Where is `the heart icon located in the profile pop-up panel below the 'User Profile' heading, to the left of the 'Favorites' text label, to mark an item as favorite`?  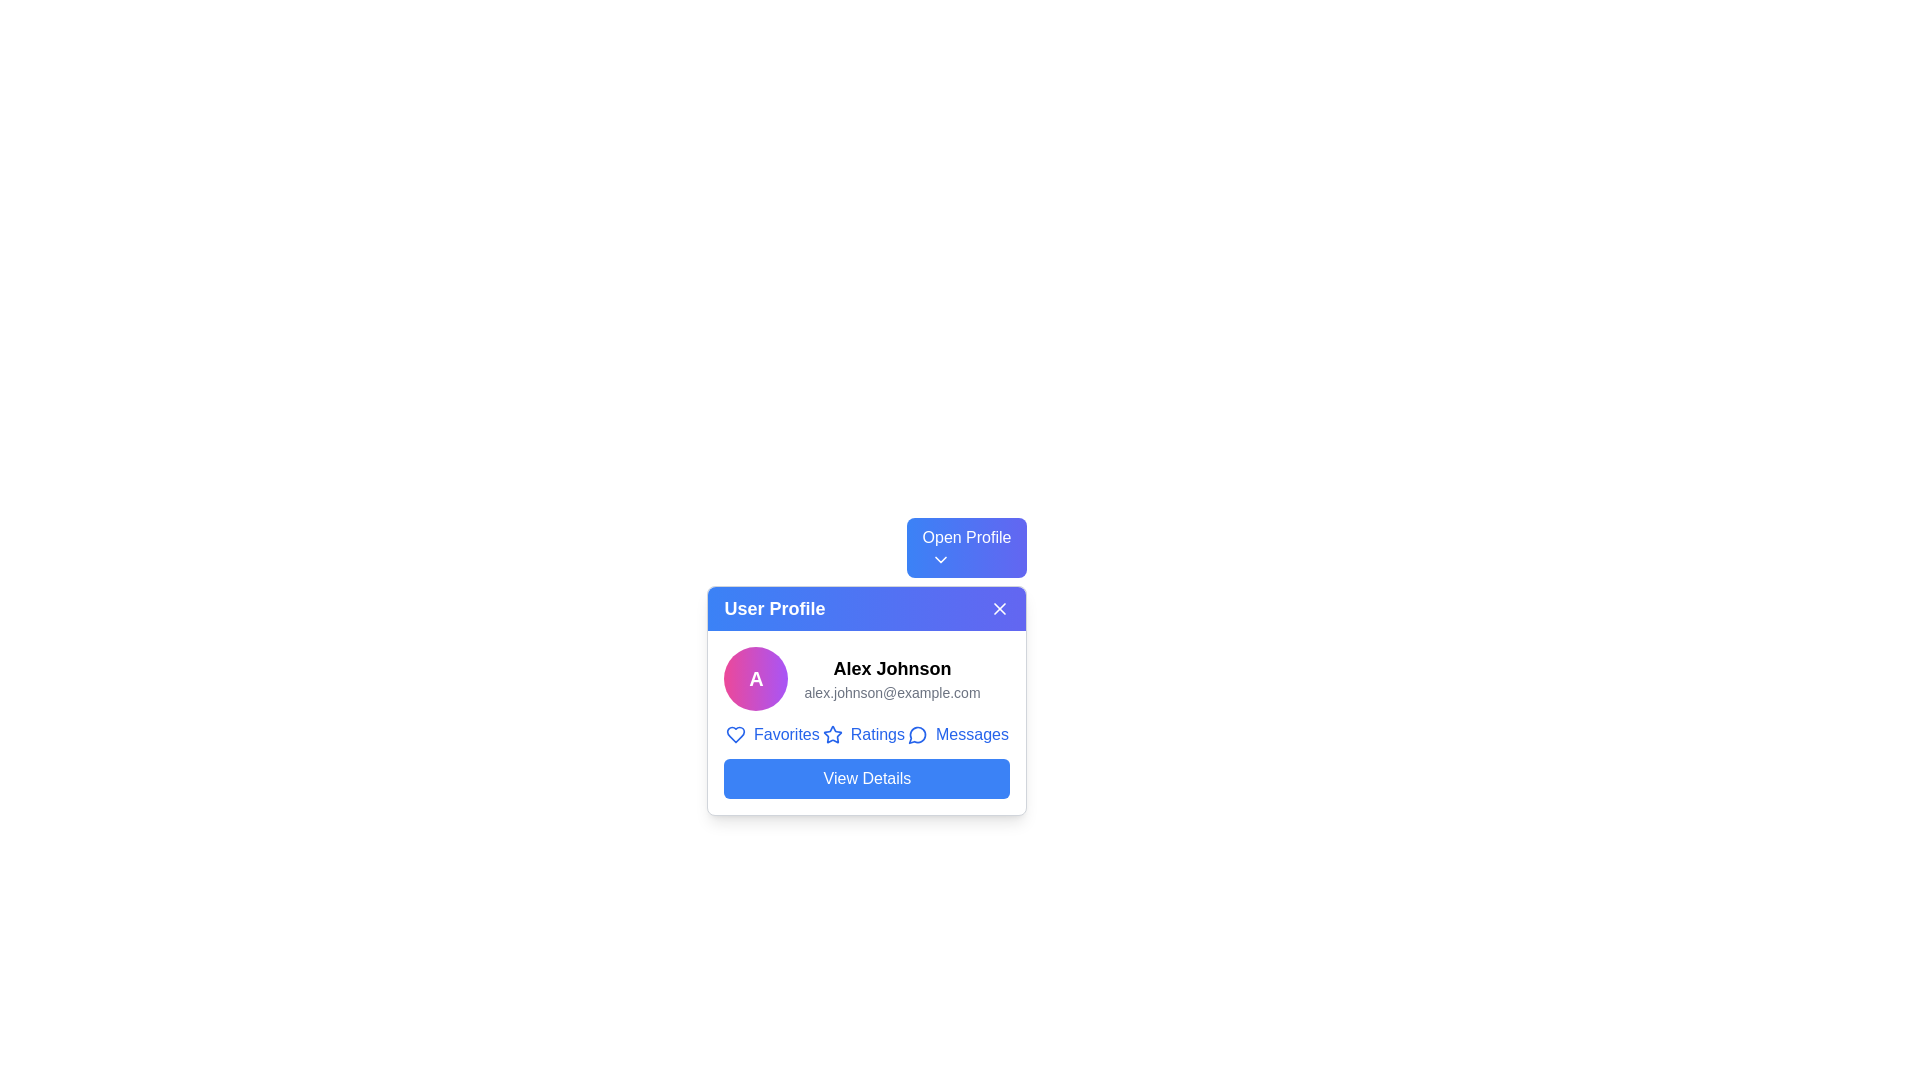
the heart icon located in the profile pop-up panel below the 'User Profile' heading, to the left of the 'Favorites' text label, to mark an item as favorite is located at coordinates (734, 735).